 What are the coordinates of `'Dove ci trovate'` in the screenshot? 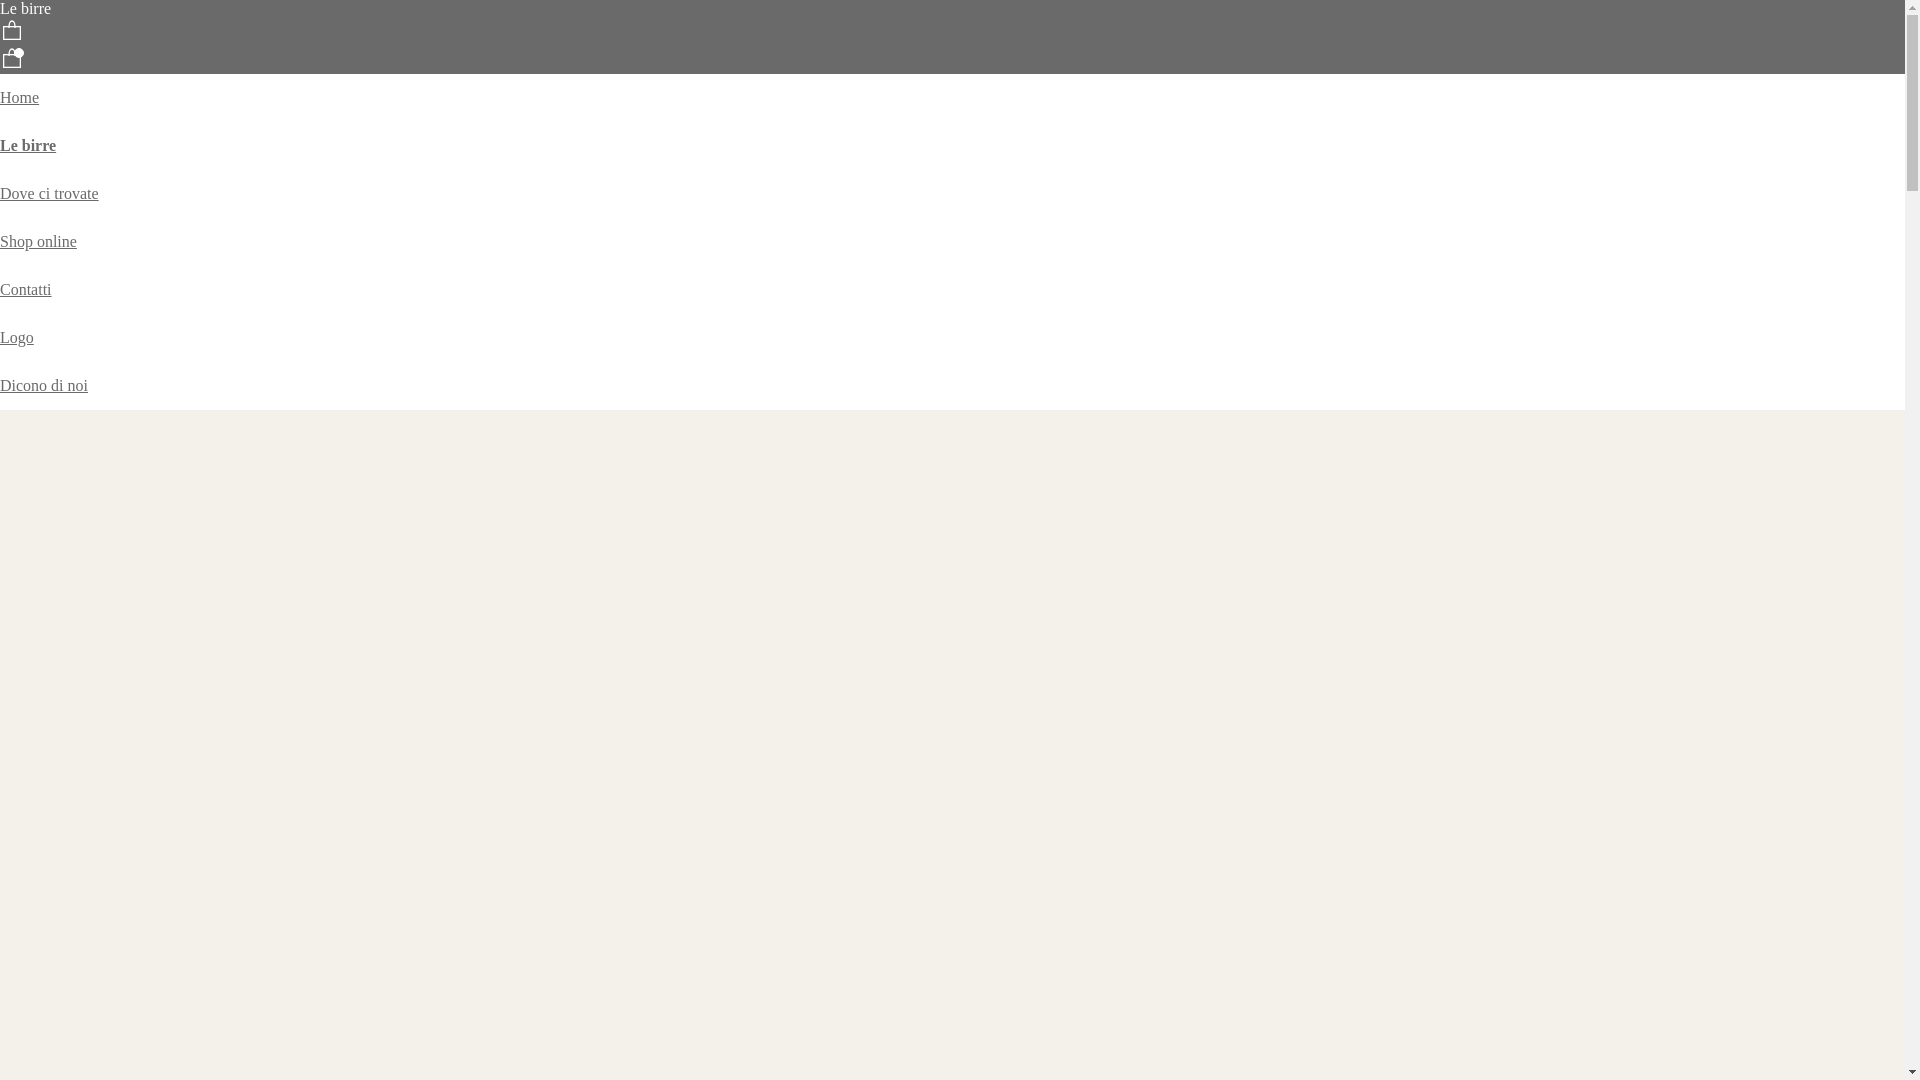 It's located at (49, 193).